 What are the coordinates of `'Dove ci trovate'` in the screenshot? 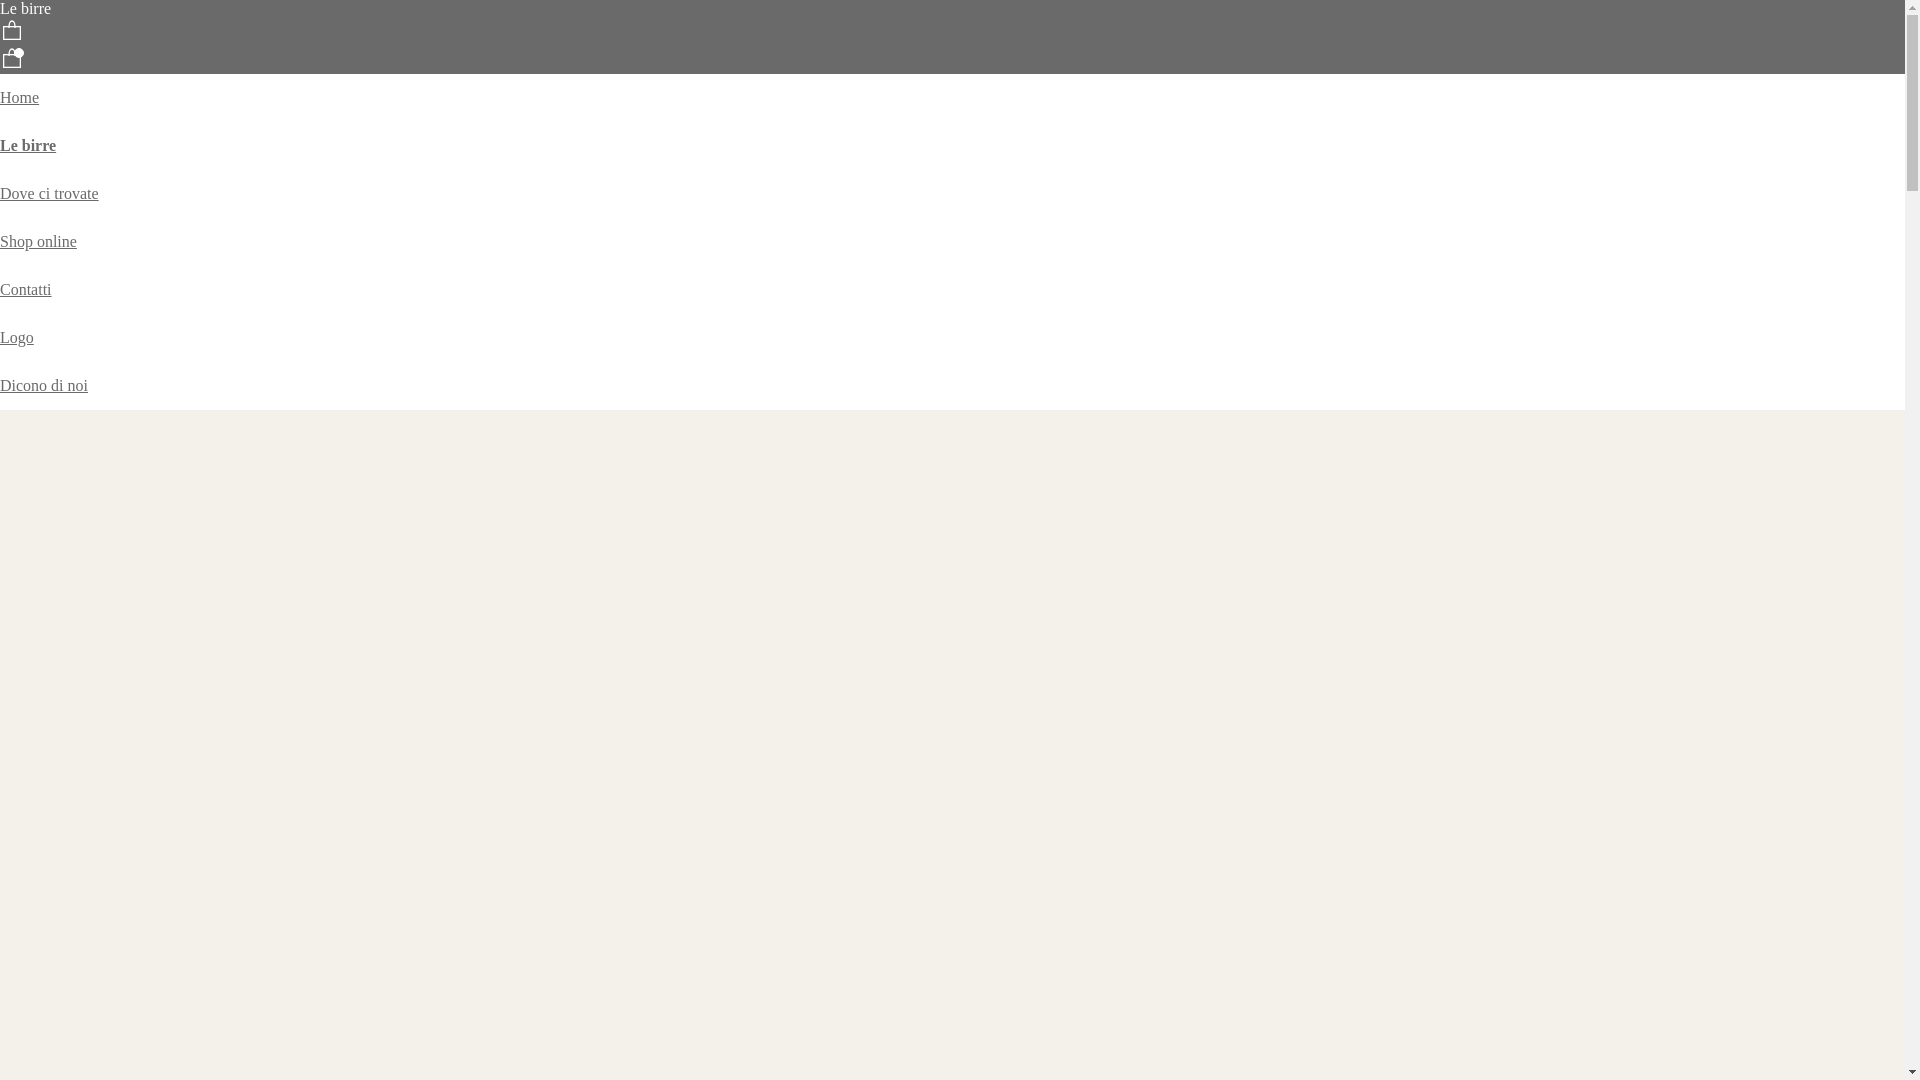 It's located at (49, 193).